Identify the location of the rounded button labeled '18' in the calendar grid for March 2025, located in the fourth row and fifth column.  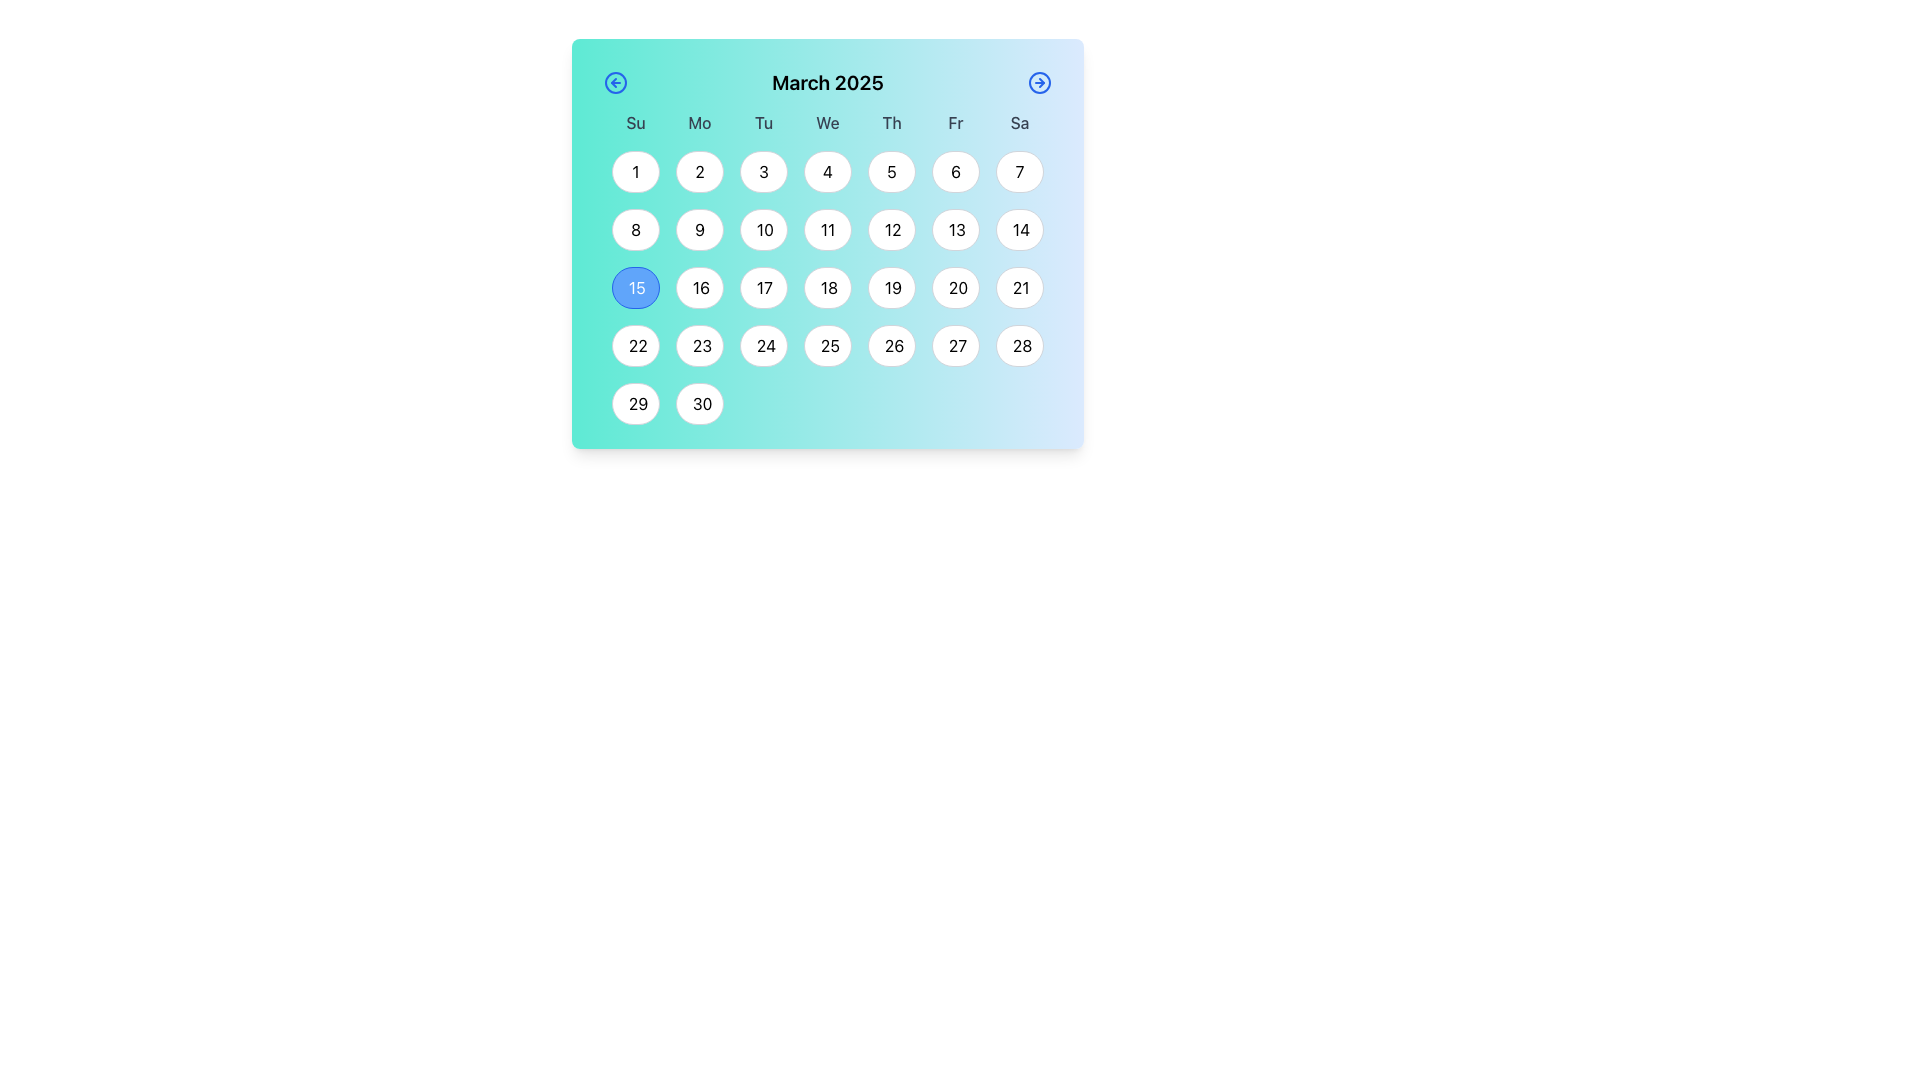
(828, 280).